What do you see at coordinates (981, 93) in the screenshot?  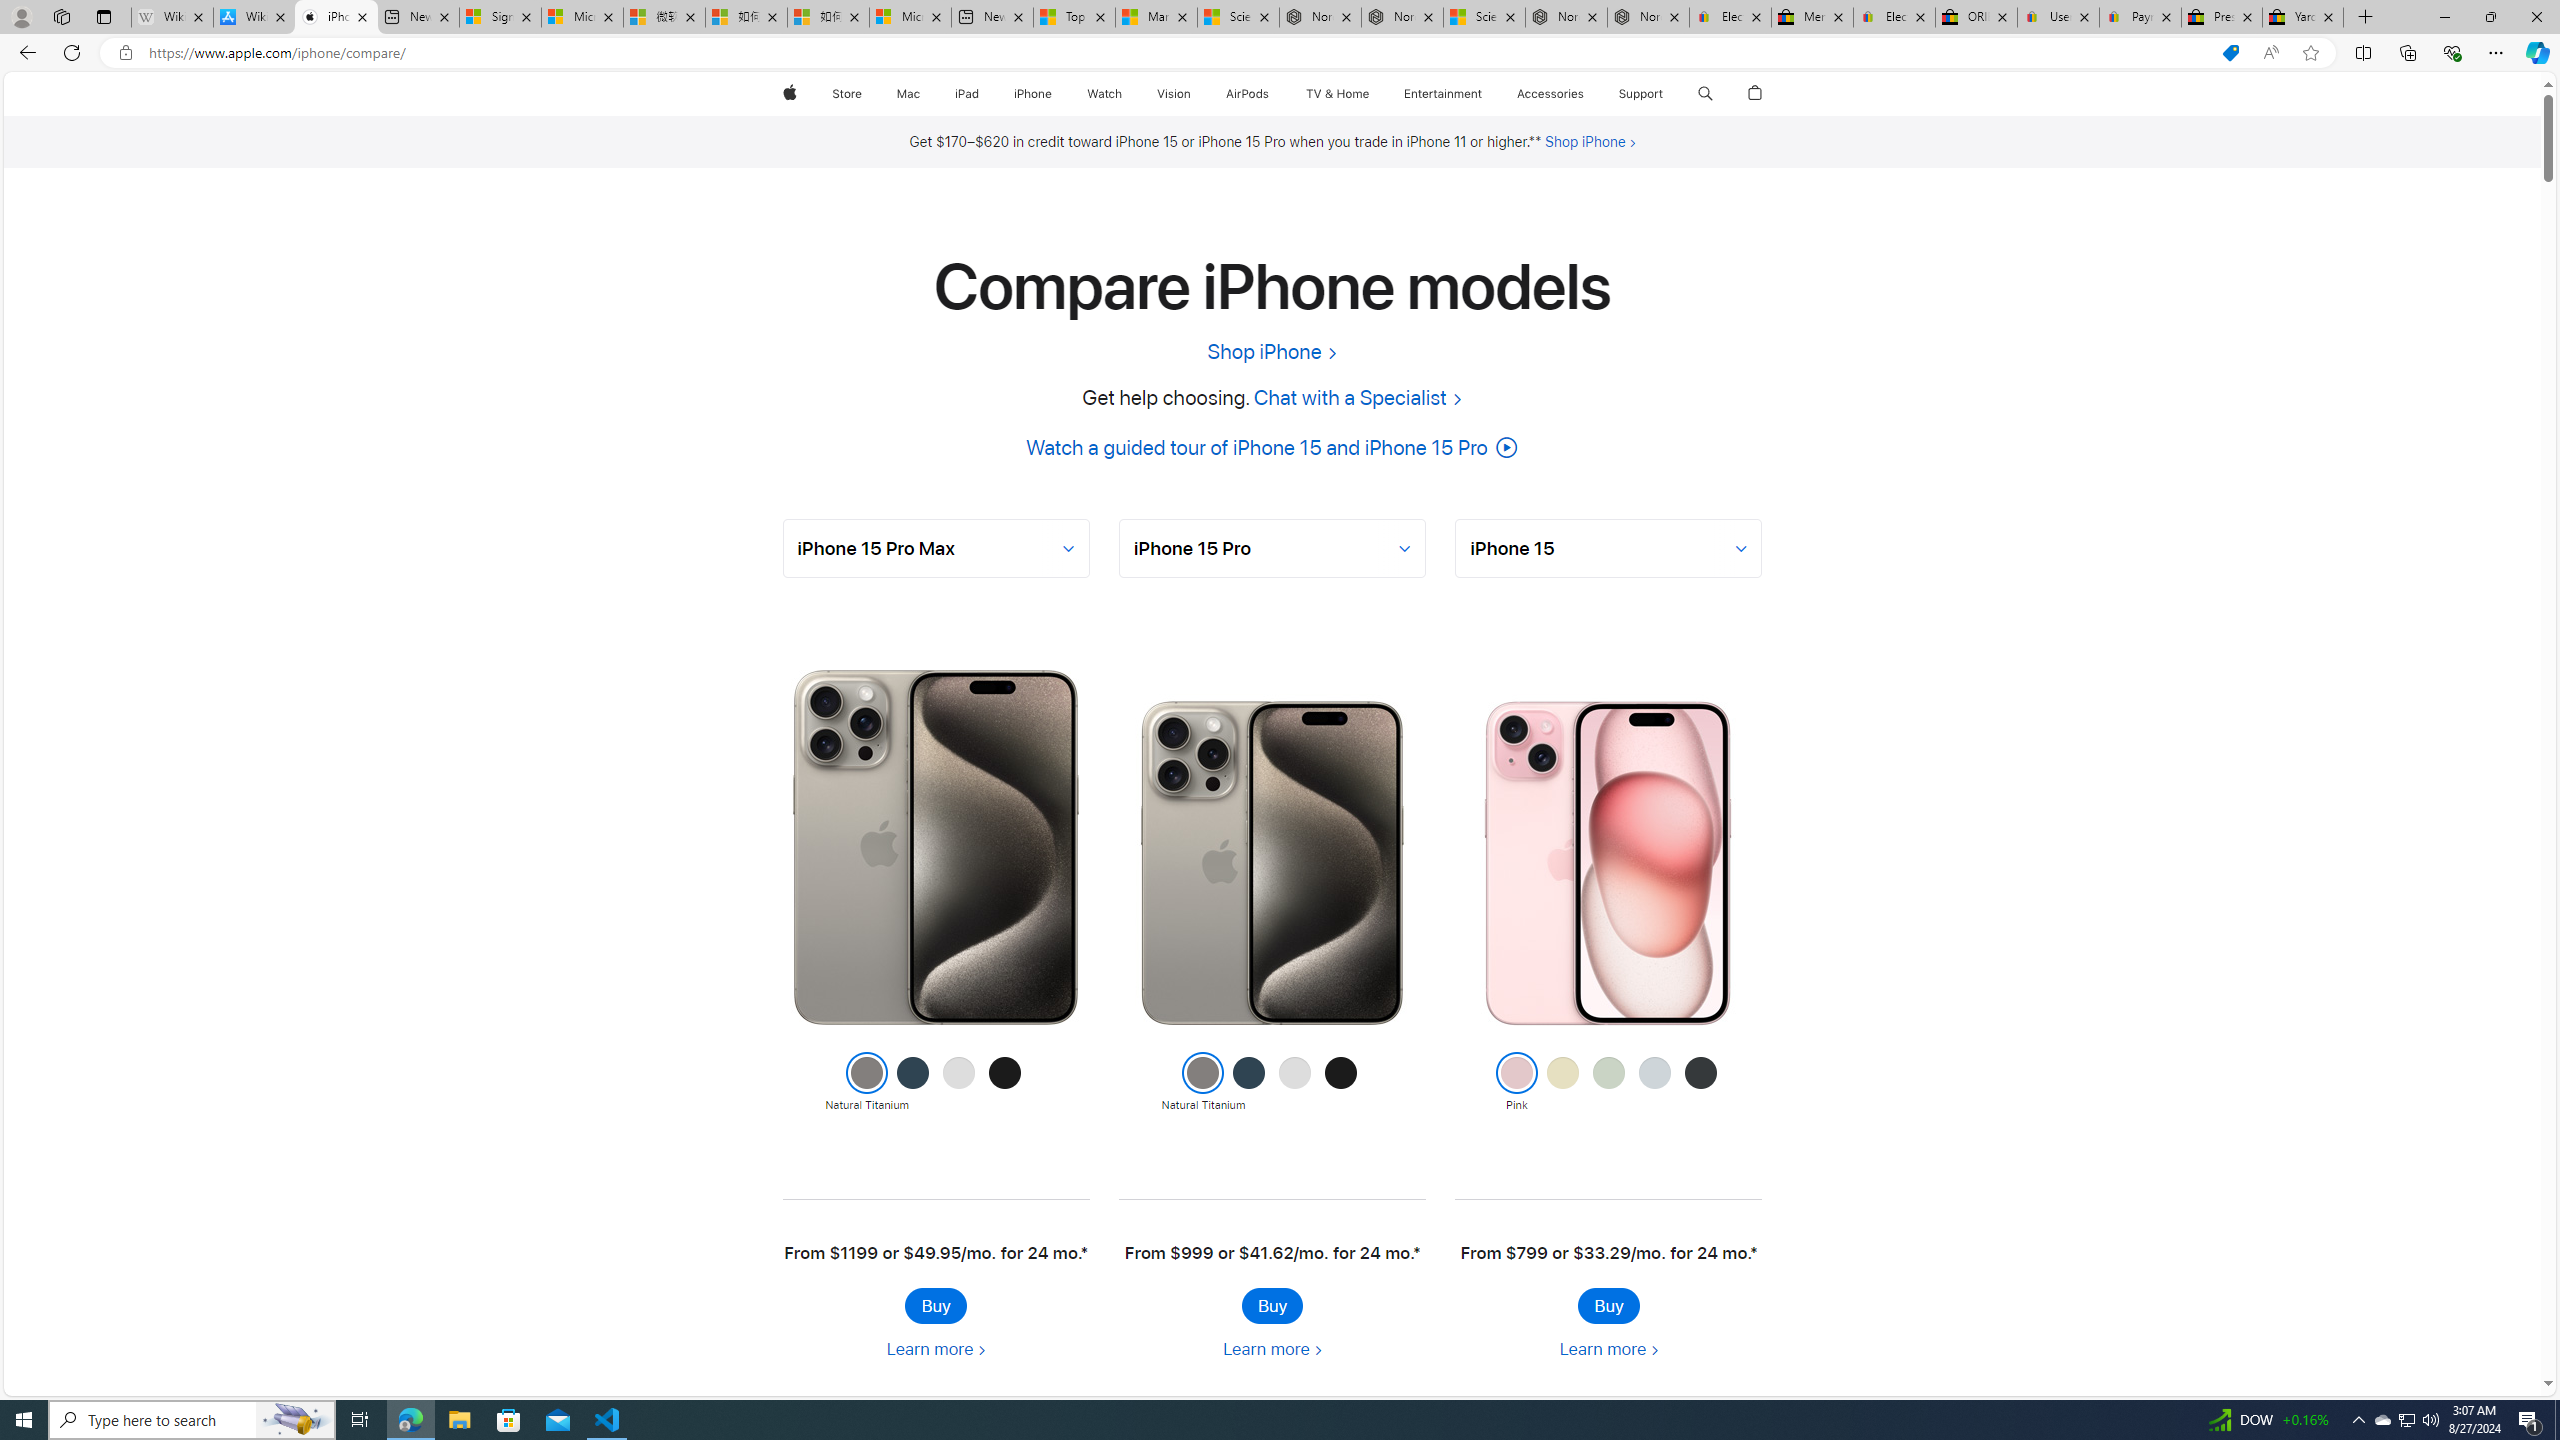 I see `'iPad menu'` at bounding box center [981, 93].